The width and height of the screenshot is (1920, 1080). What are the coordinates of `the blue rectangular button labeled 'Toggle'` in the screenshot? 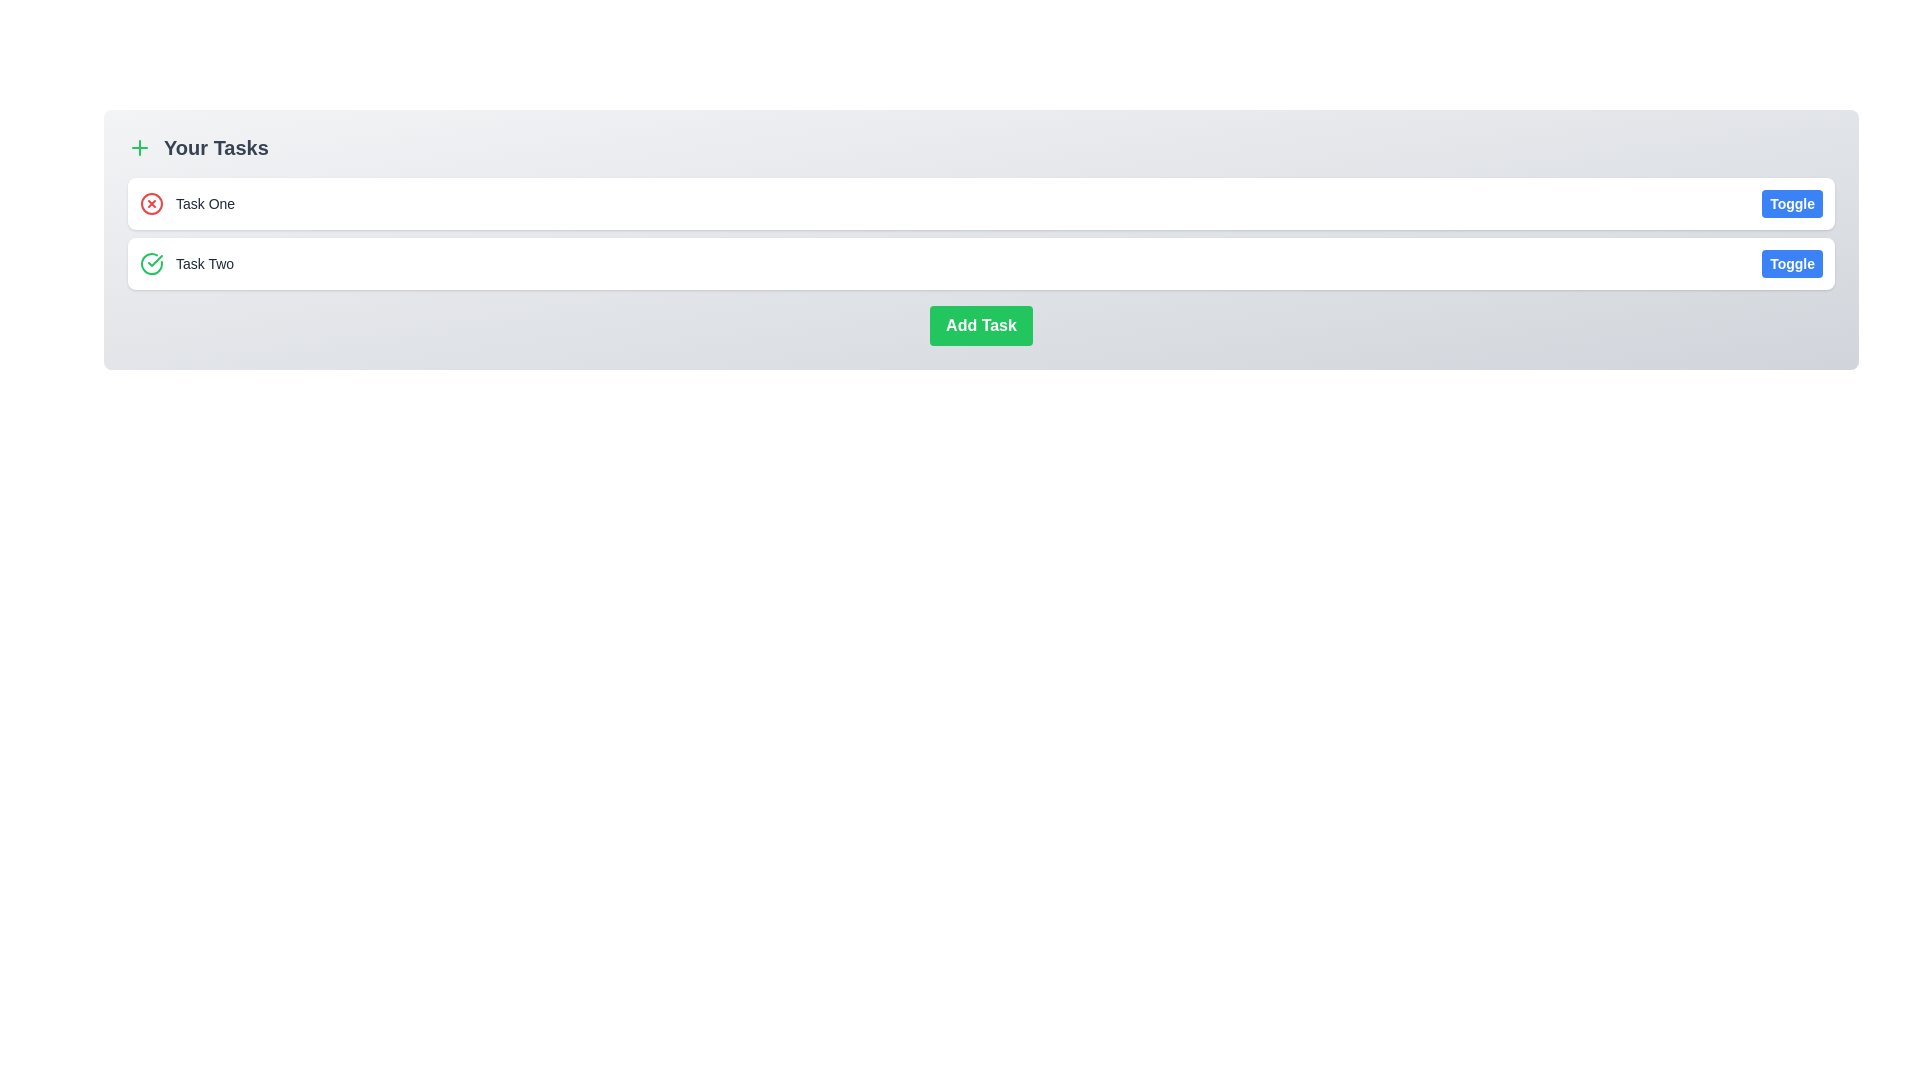 It's located at (1792, 262).